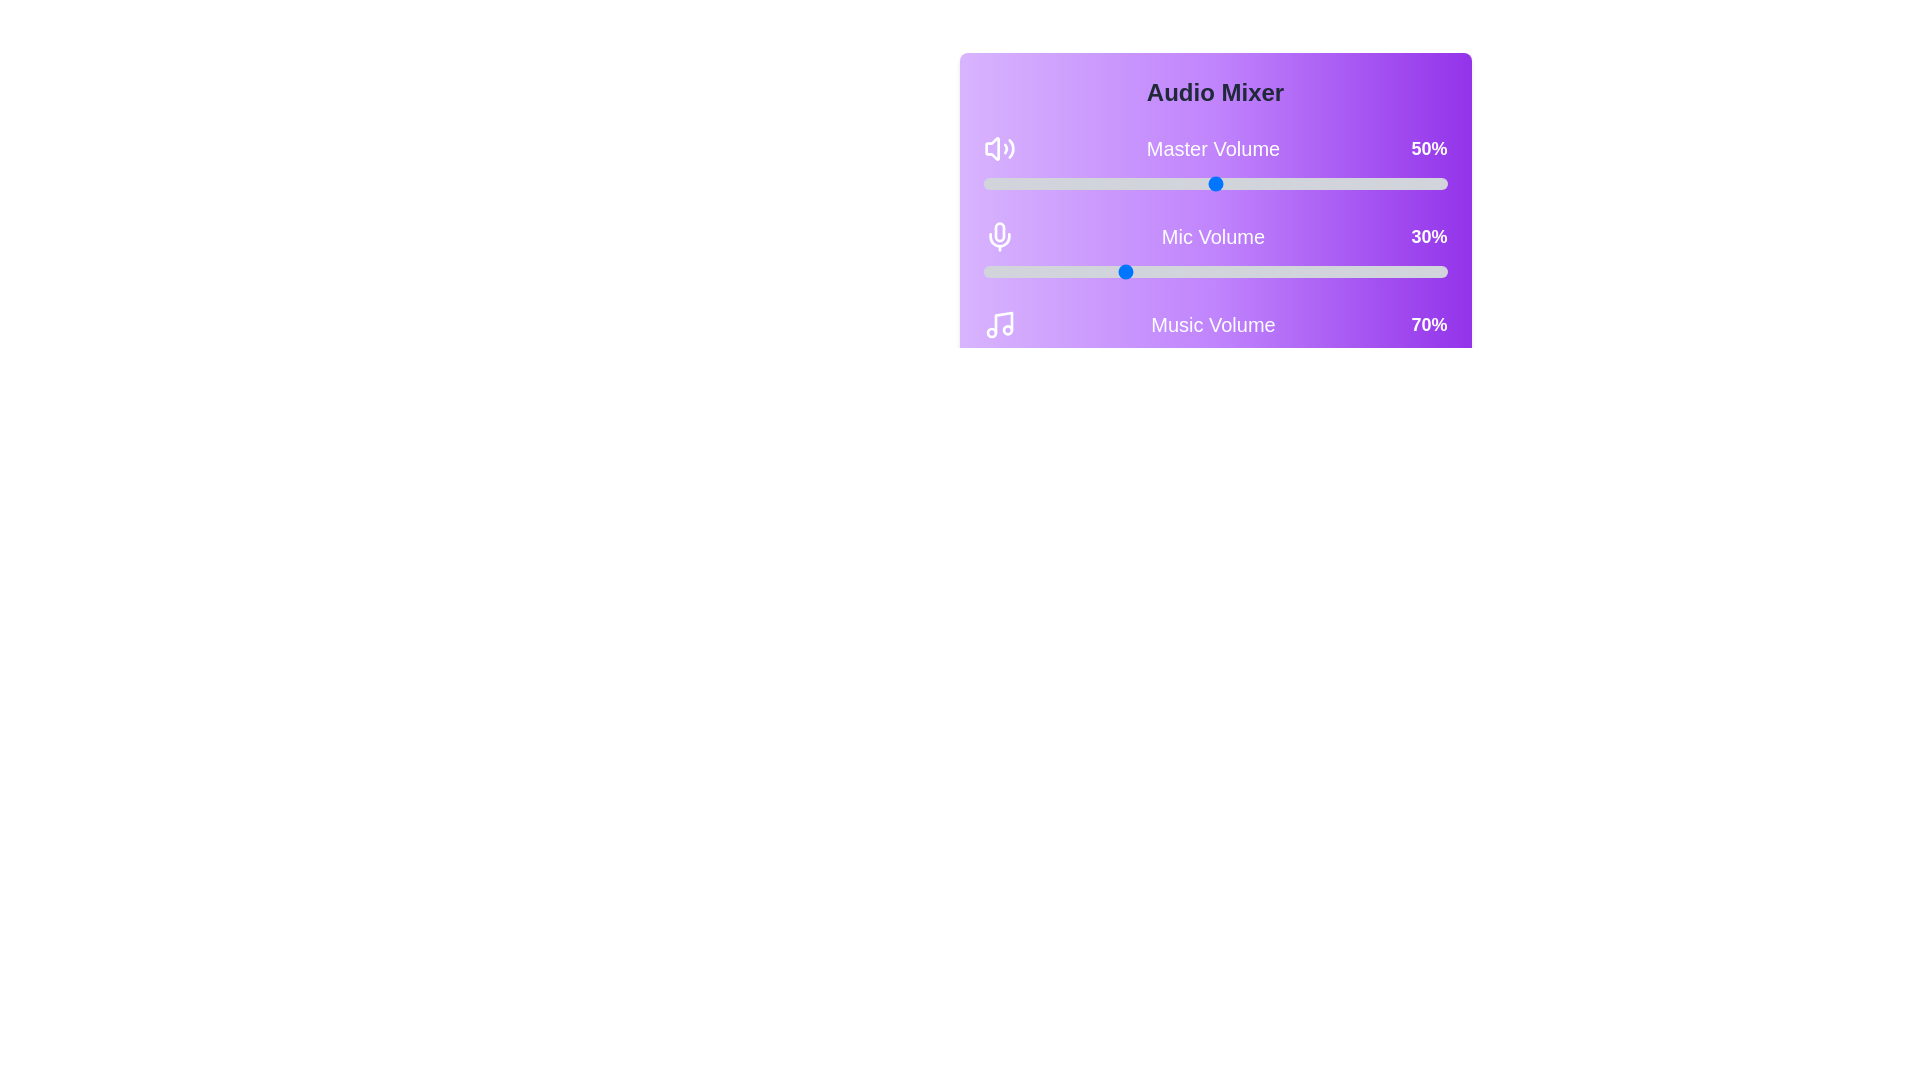 The image size is (1920, 1080). What do you see at coordinates (1173, 272) in the screenshot?
I see `the microphone volume` at bounding box center [1173, 272].